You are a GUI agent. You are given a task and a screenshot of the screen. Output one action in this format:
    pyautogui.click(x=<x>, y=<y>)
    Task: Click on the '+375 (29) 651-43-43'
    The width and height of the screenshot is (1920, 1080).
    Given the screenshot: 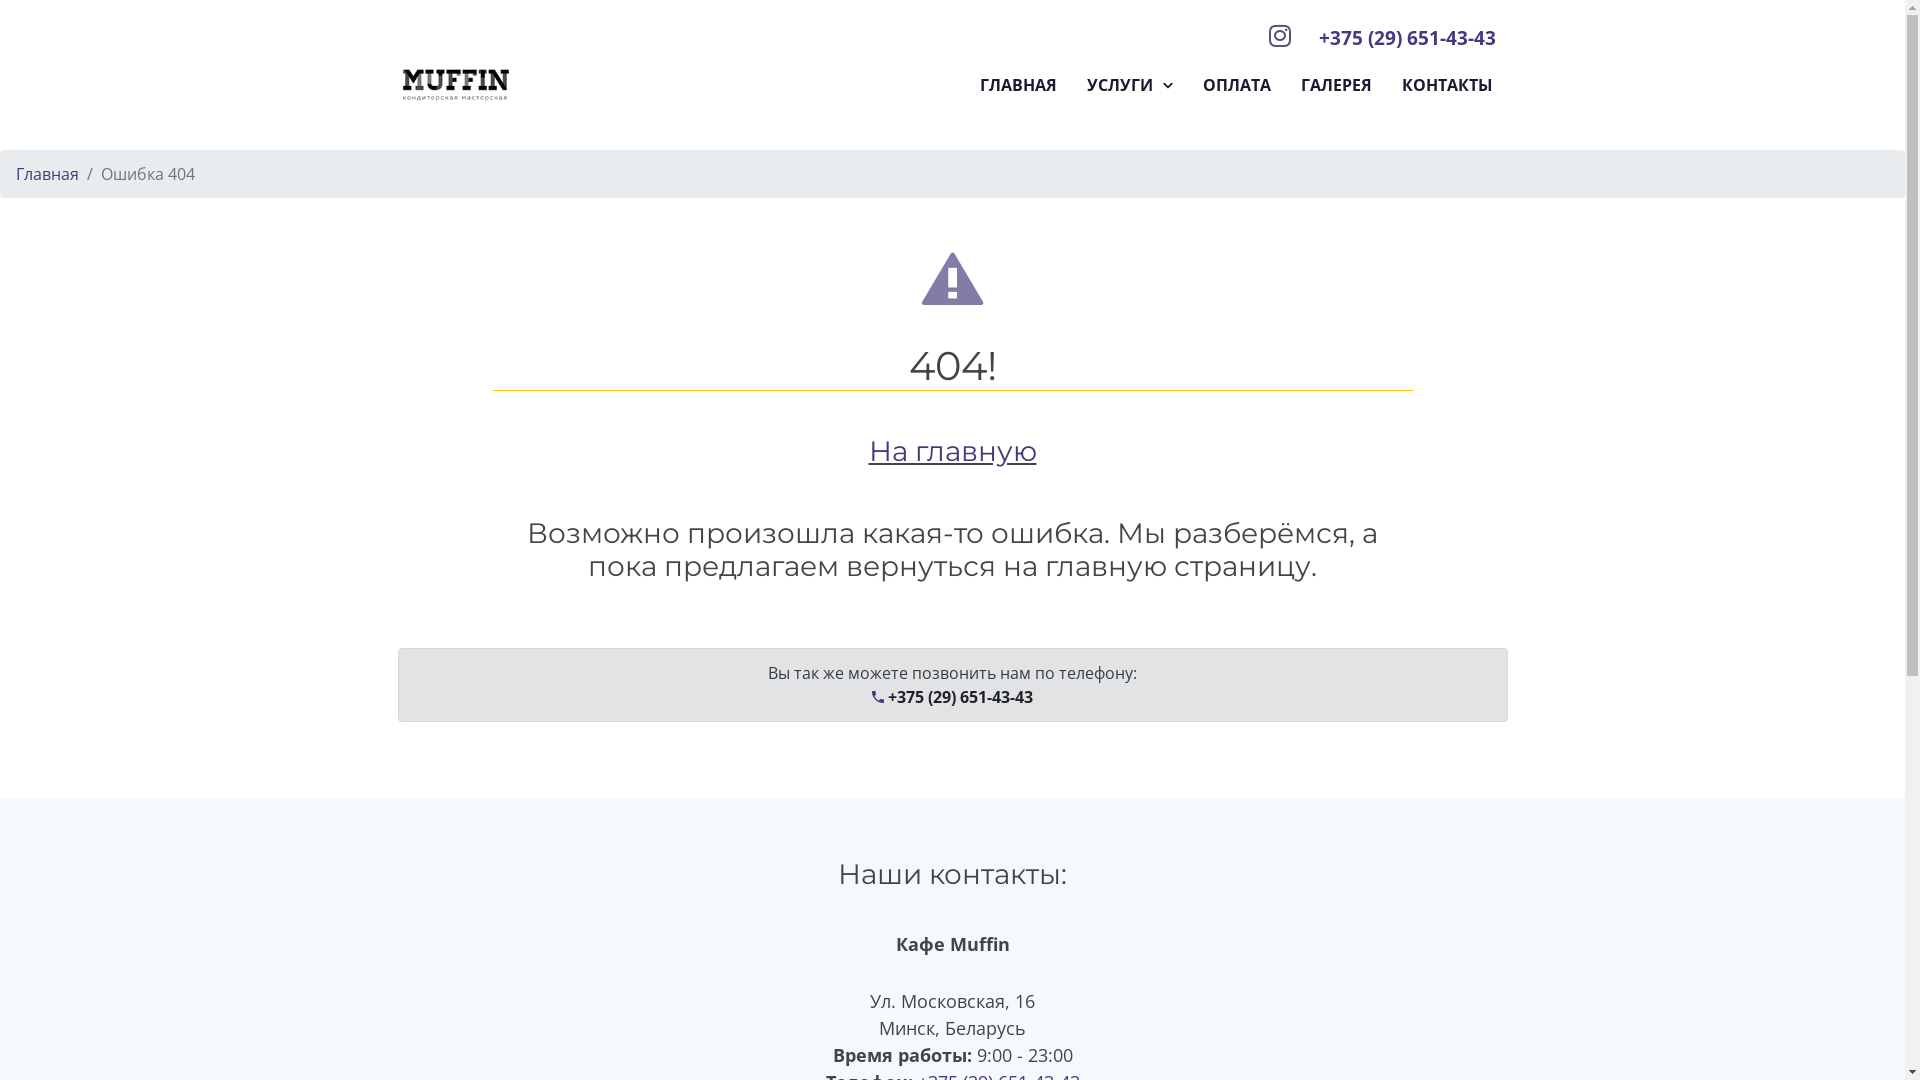 What is the action you would take?
    pyautogui.click(x=1405, y=37)
    